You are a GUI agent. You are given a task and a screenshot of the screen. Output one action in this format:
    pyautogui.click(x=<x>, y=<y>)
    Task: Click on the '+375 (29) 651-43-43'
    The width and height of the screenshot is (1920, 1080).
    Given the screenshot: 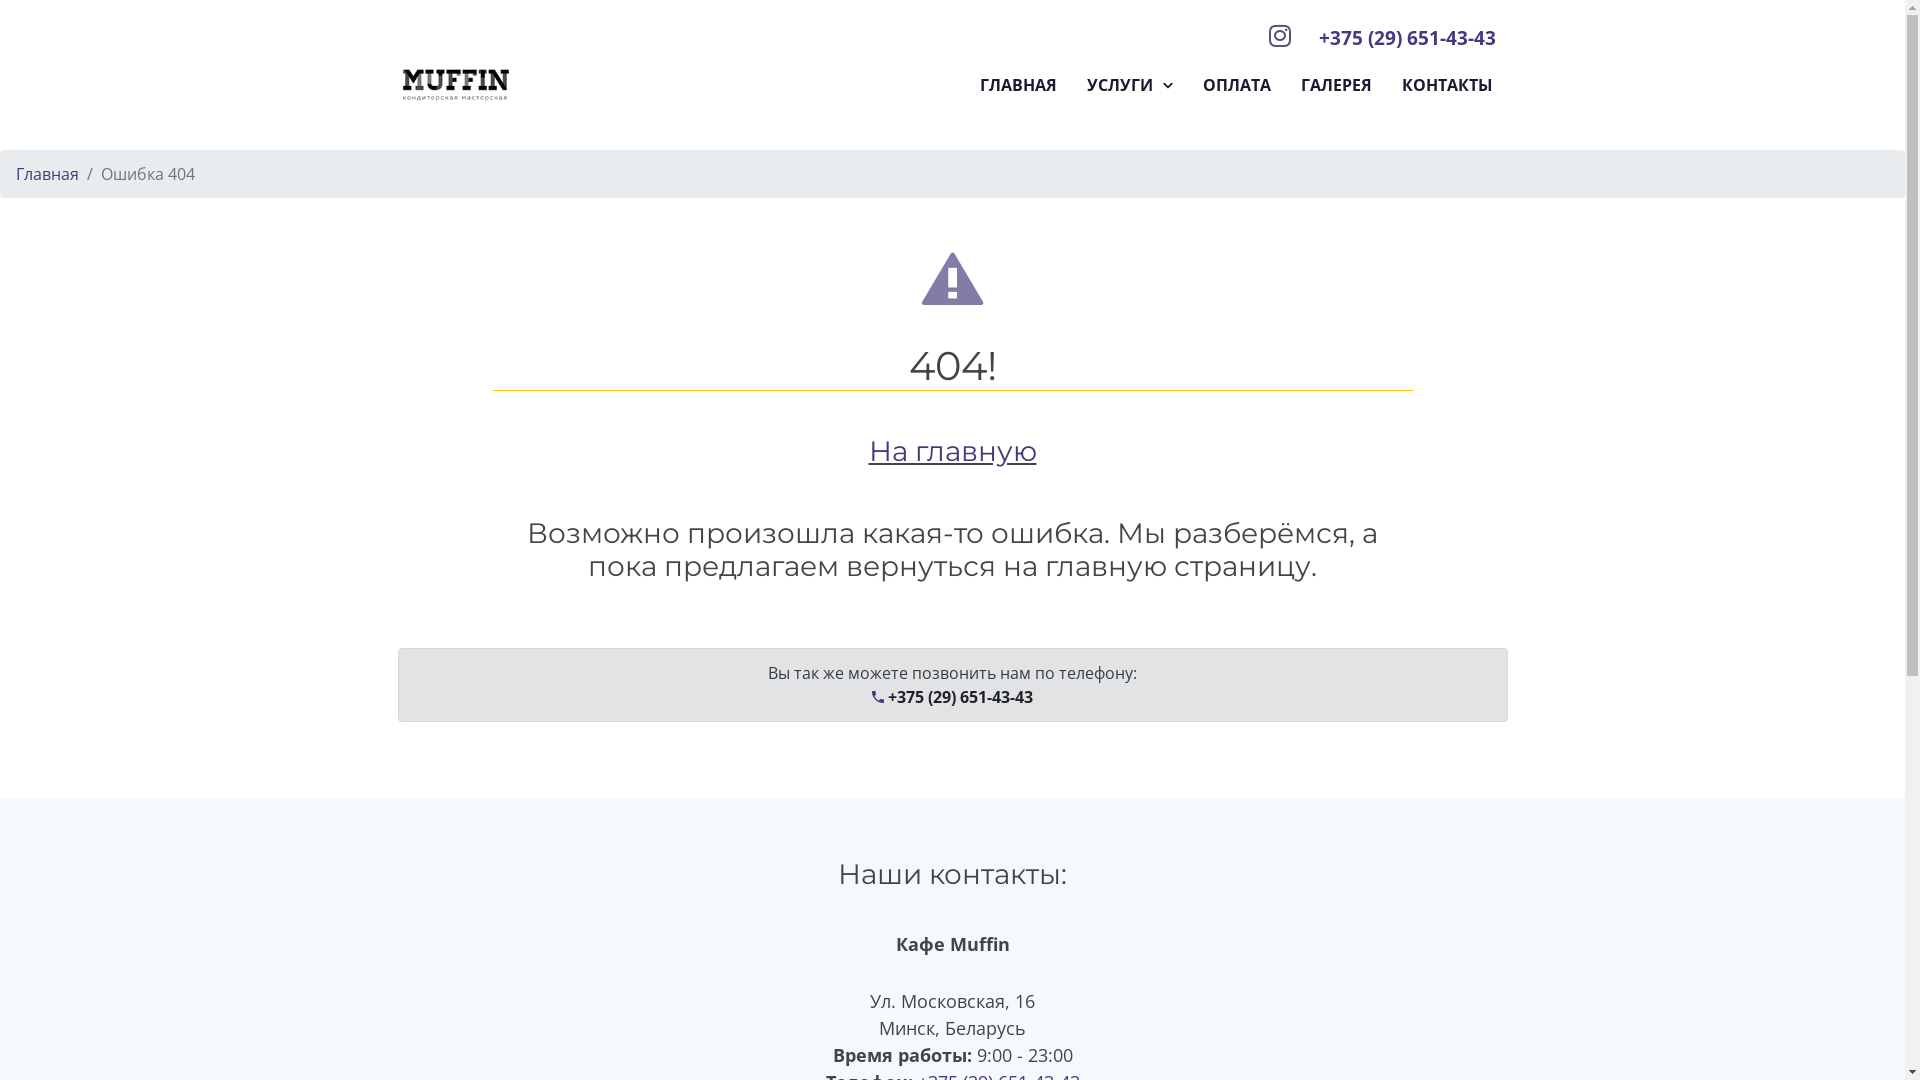 What is the action you would take?
    pyautogui.click(x=1405, y=37)
    